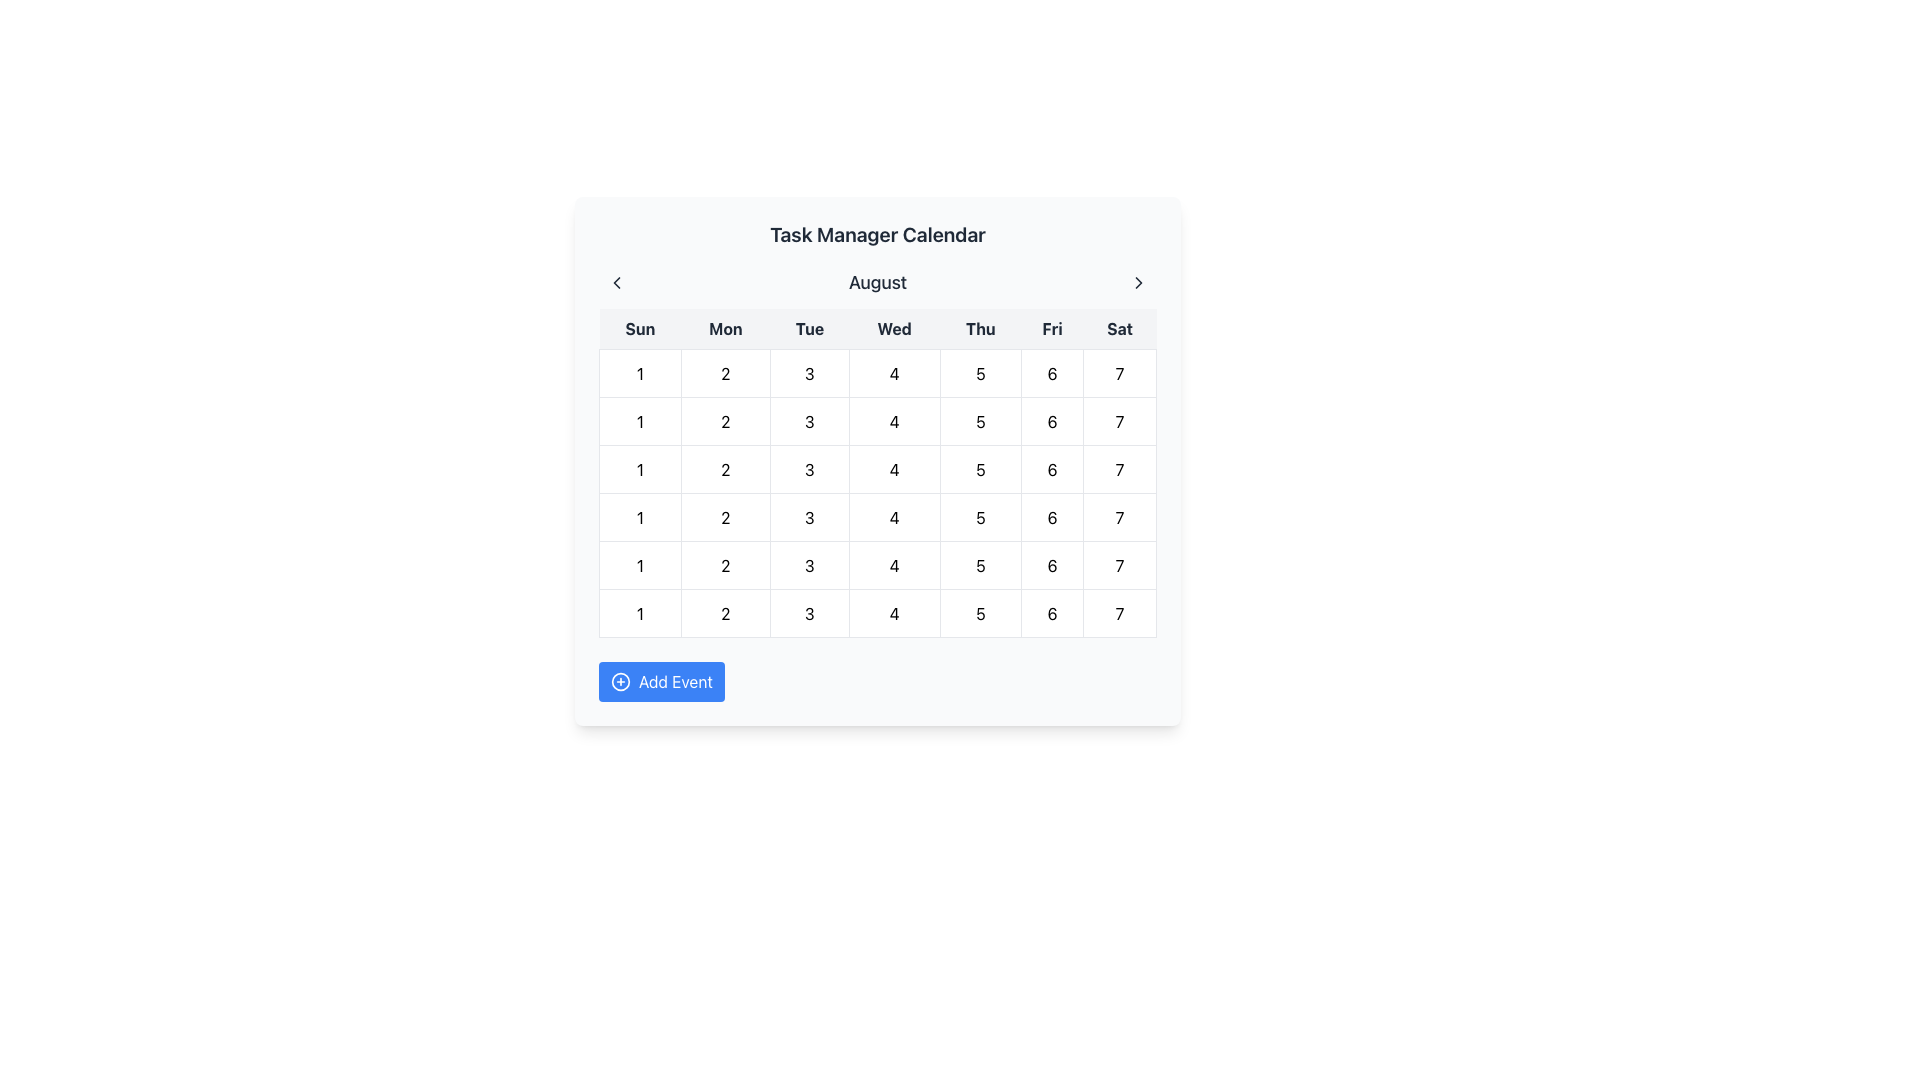  Describe the element at coordinates (1051, 420) in the screenshot. I see `the calendar date cell representing the date '6'` at that location.